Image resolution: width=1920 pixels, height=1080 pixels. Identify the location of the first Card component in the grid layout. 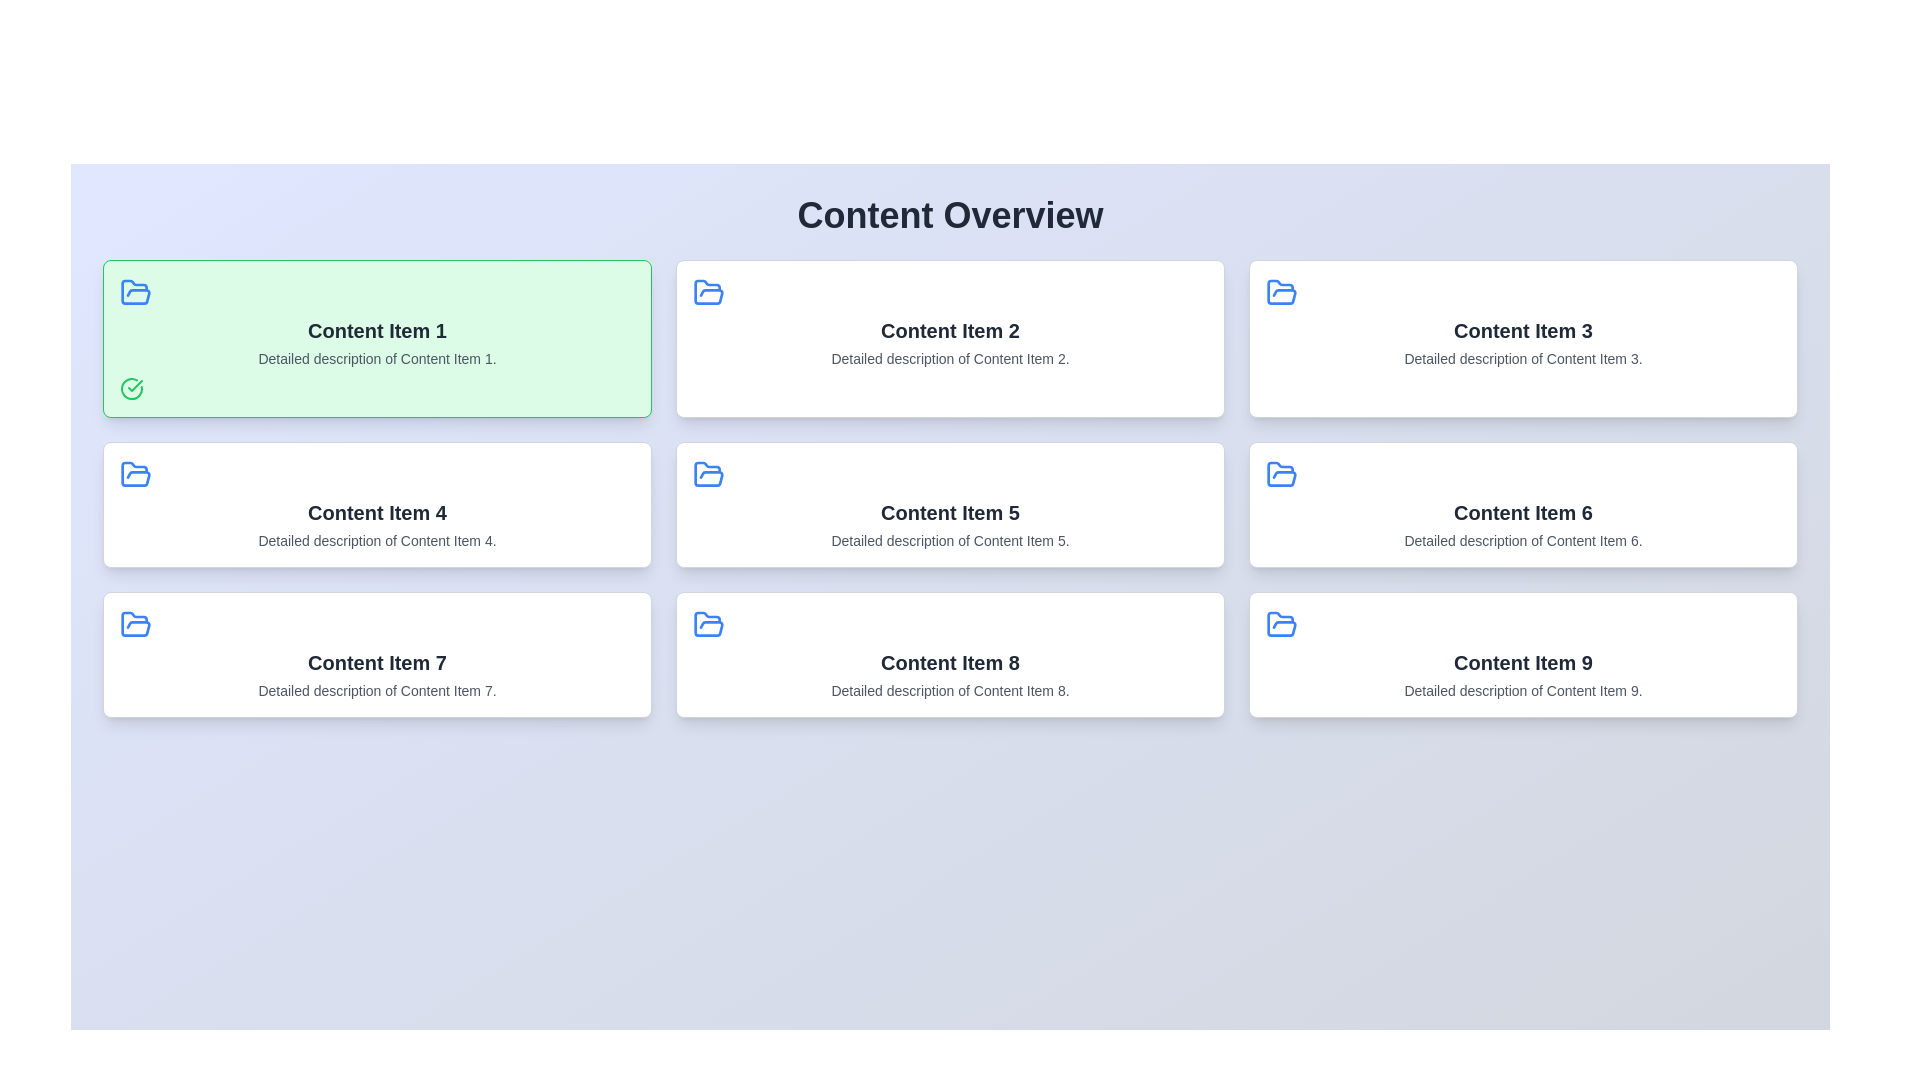
(377, 338).